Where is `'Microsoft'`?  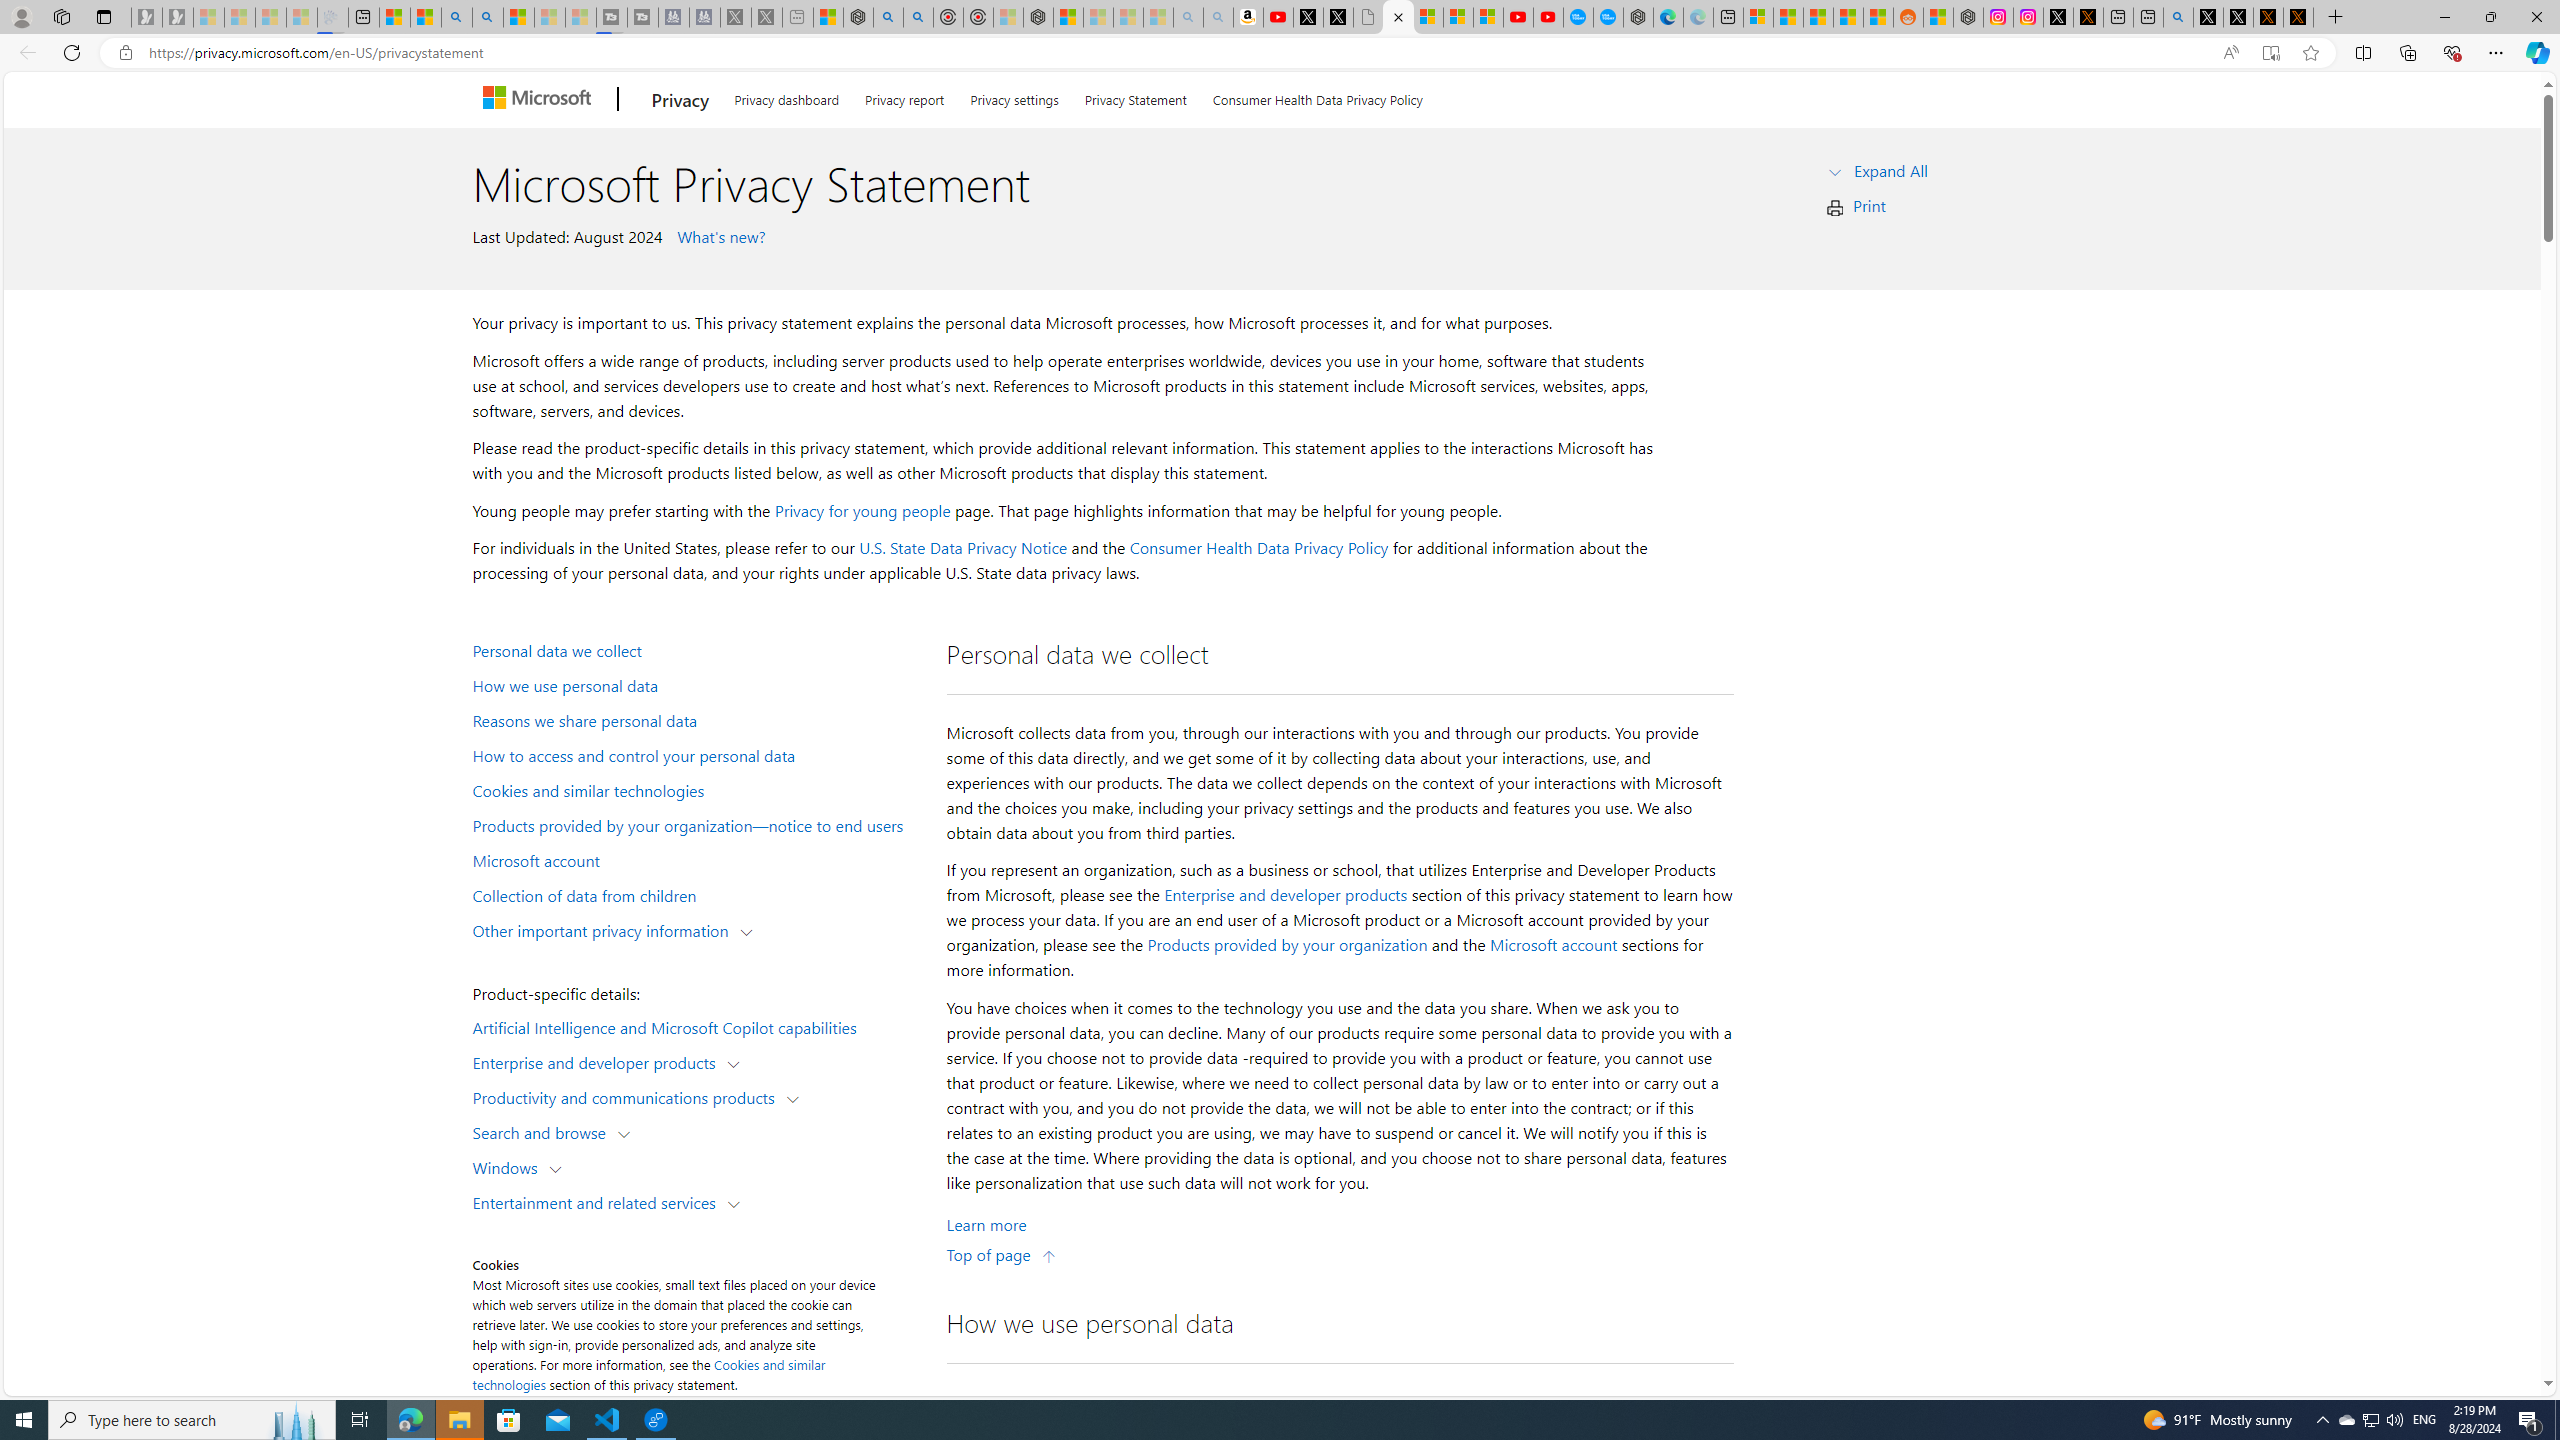 'Microsoft' is located at coordinates (539, 99).